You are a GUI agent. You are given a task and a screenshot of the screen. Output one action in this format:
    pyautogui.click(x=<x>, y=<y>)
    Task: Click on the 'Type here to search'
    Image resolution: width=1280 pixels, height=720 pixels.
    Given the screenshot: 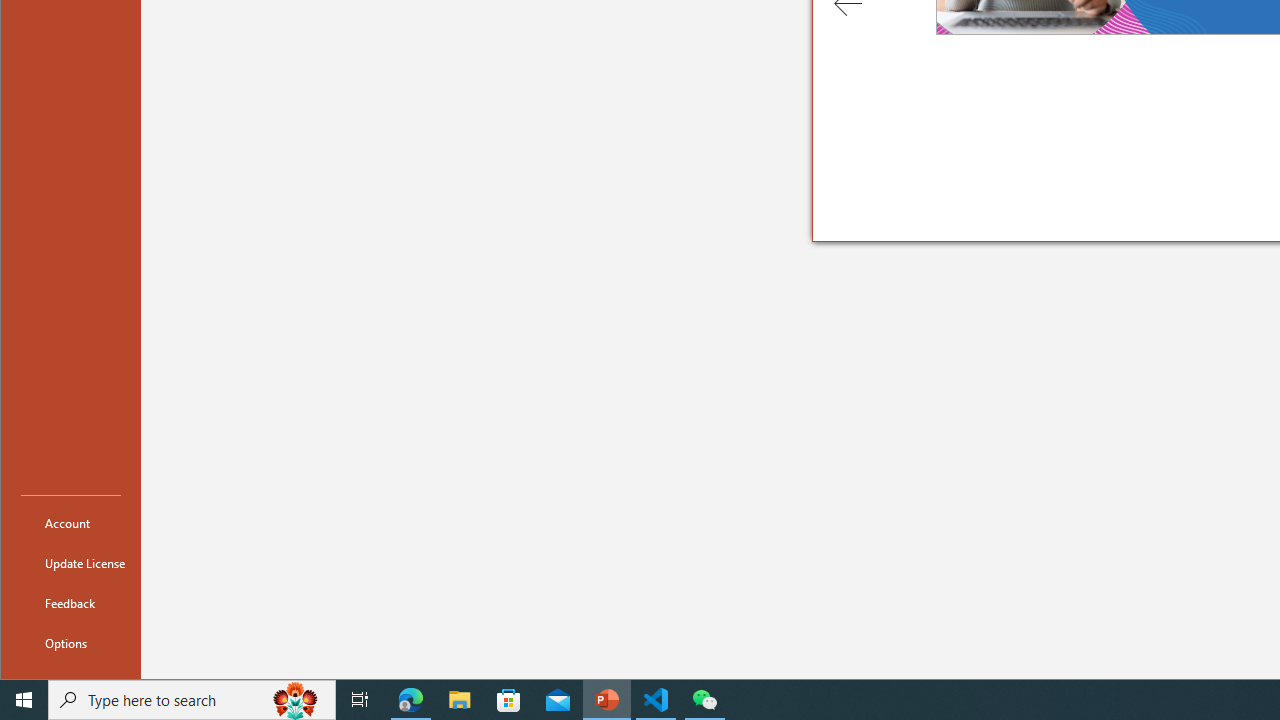 What is the action you would take?
    pyautogui.click(x=192, y=698)
    